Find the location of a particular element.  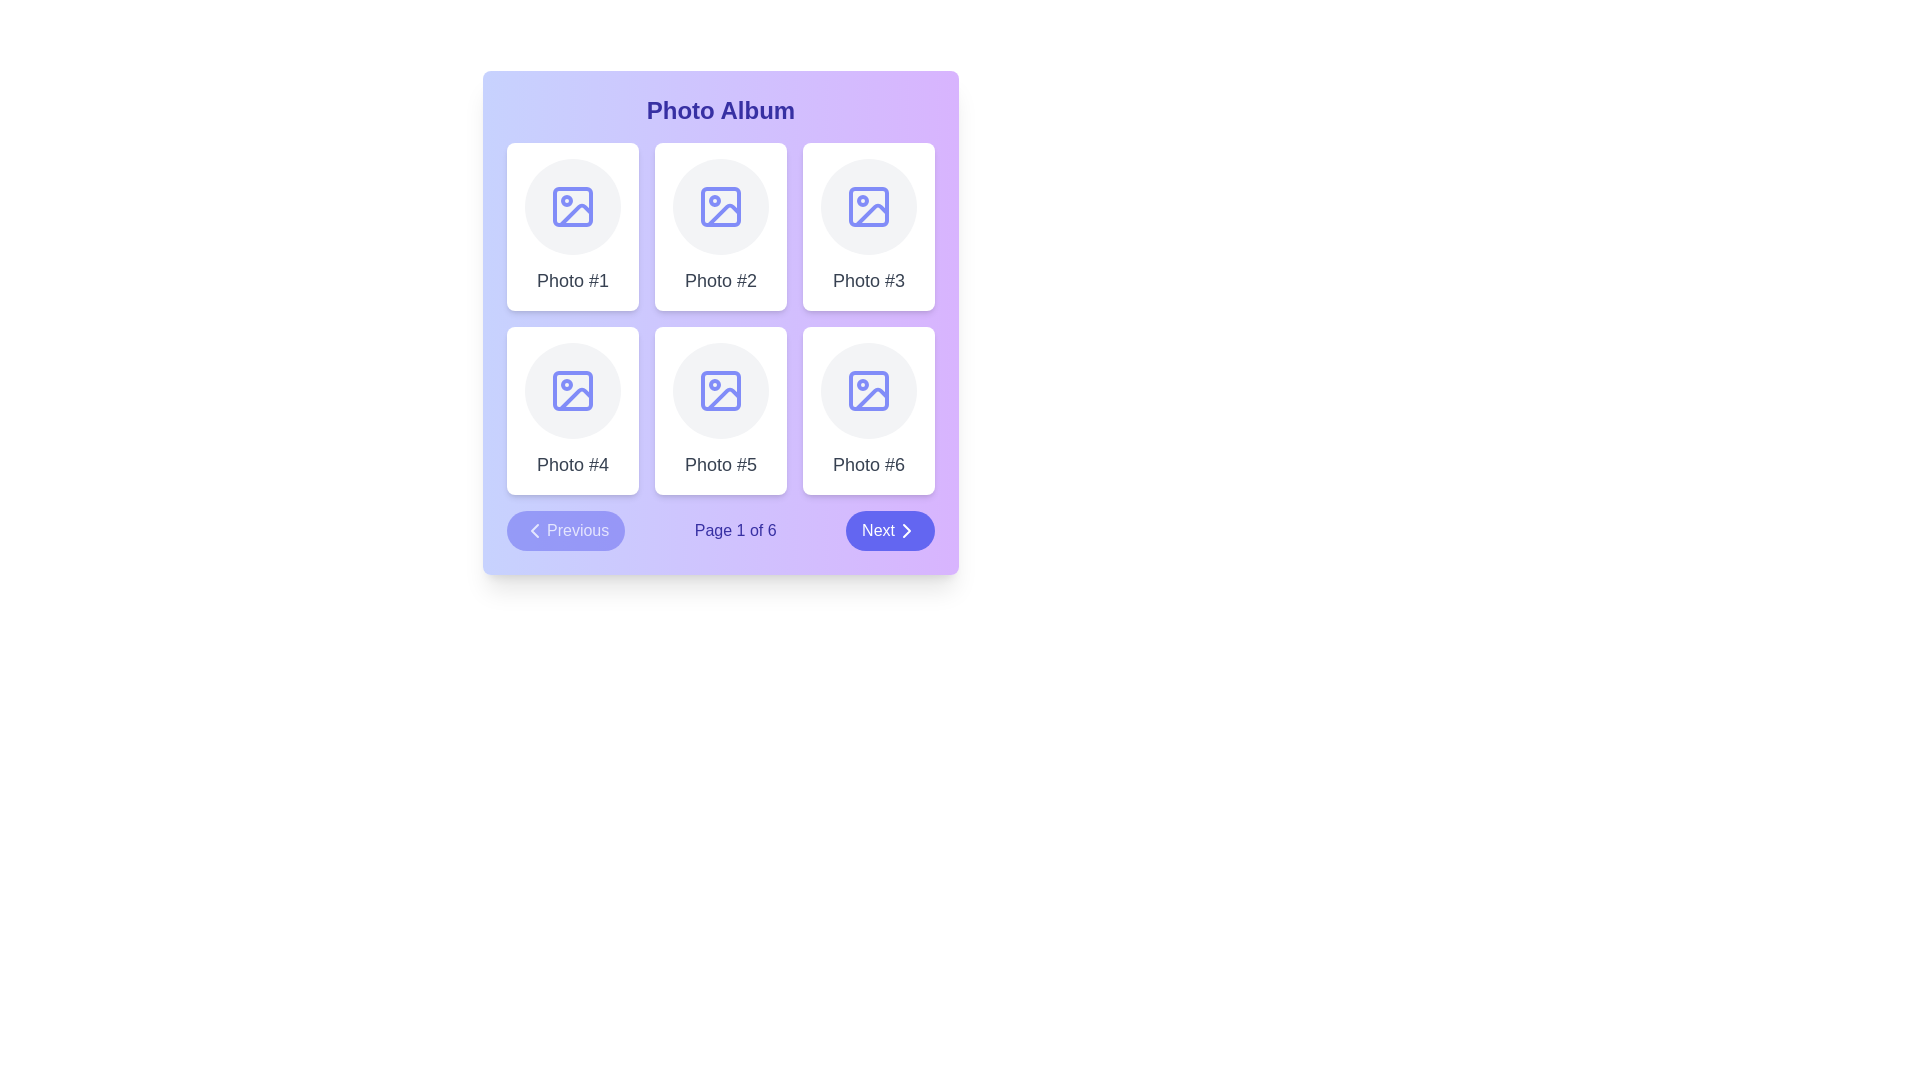

the first photo slot icon in the album is located at coordinates (571, 207).